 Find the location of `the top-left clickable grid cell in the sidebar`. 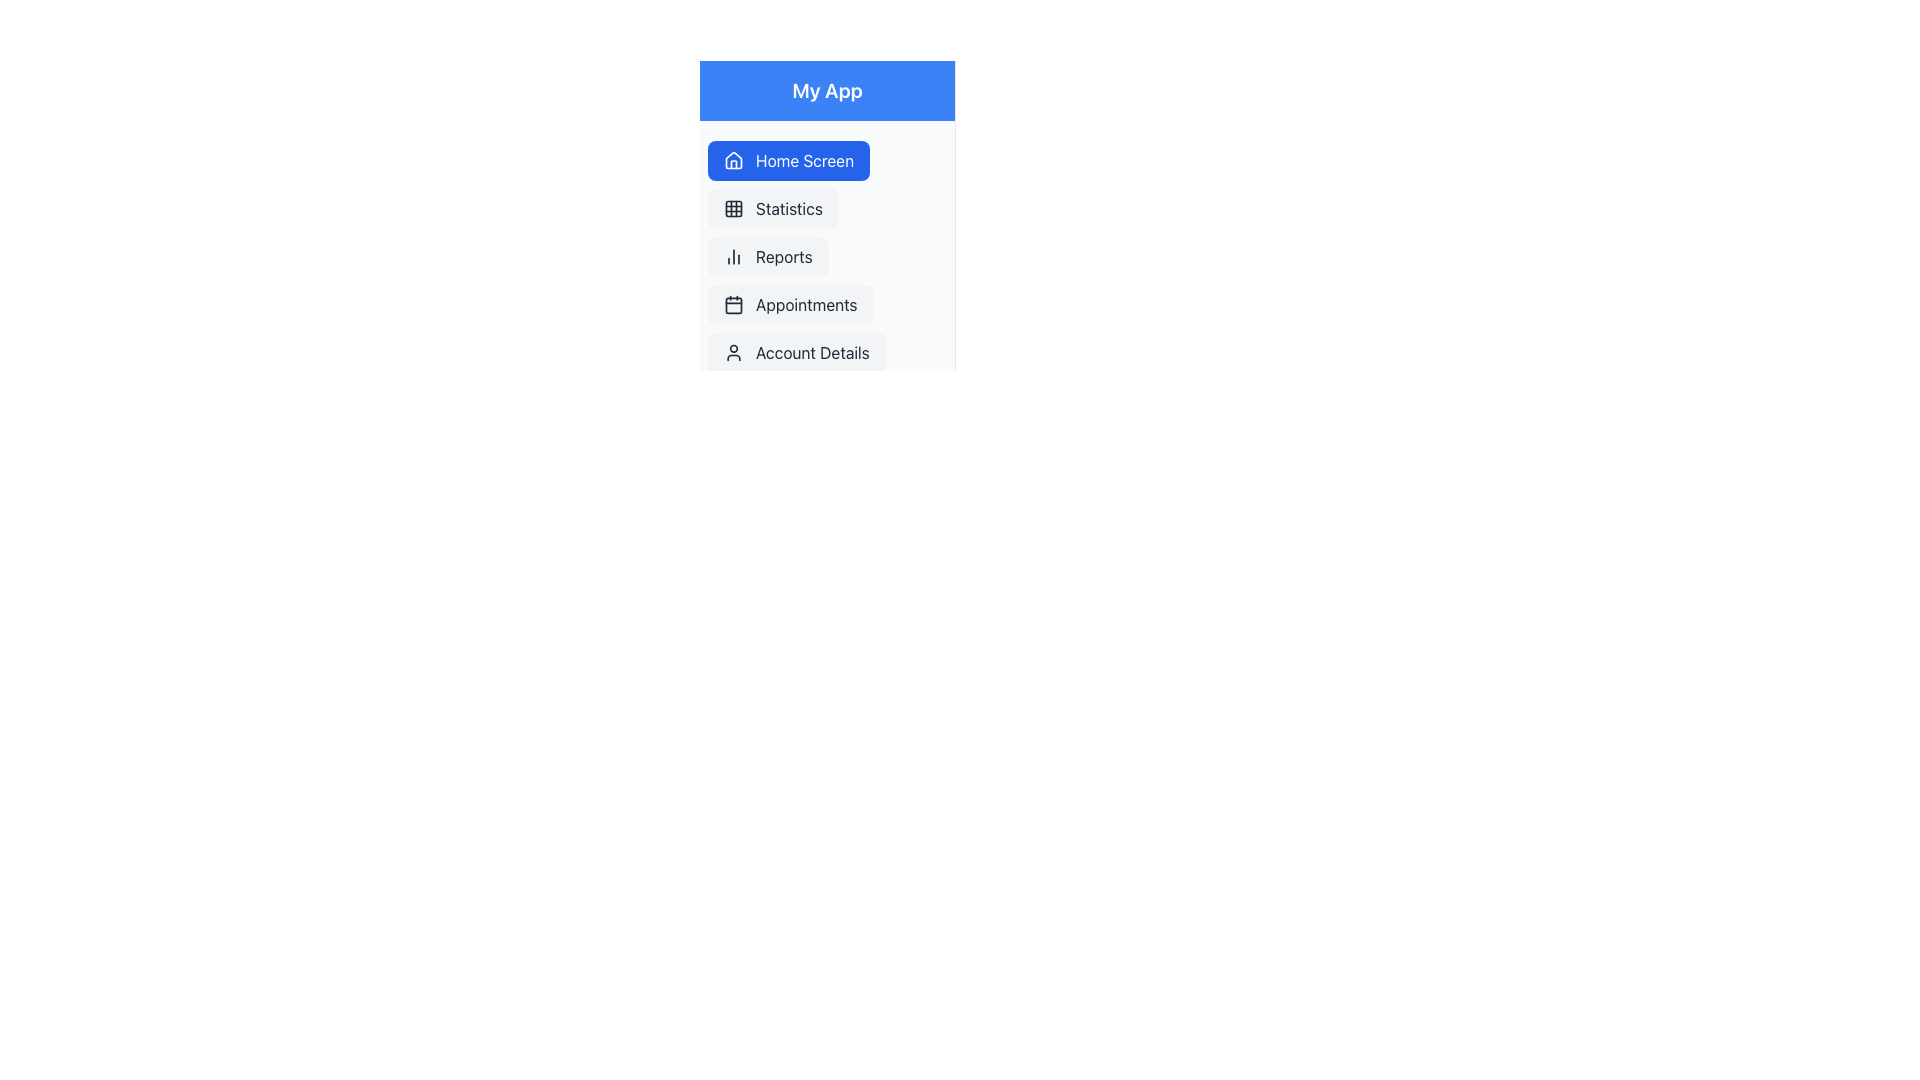

the top-left clickable grid cell in the sidebar is located at coordinates (733, 208).